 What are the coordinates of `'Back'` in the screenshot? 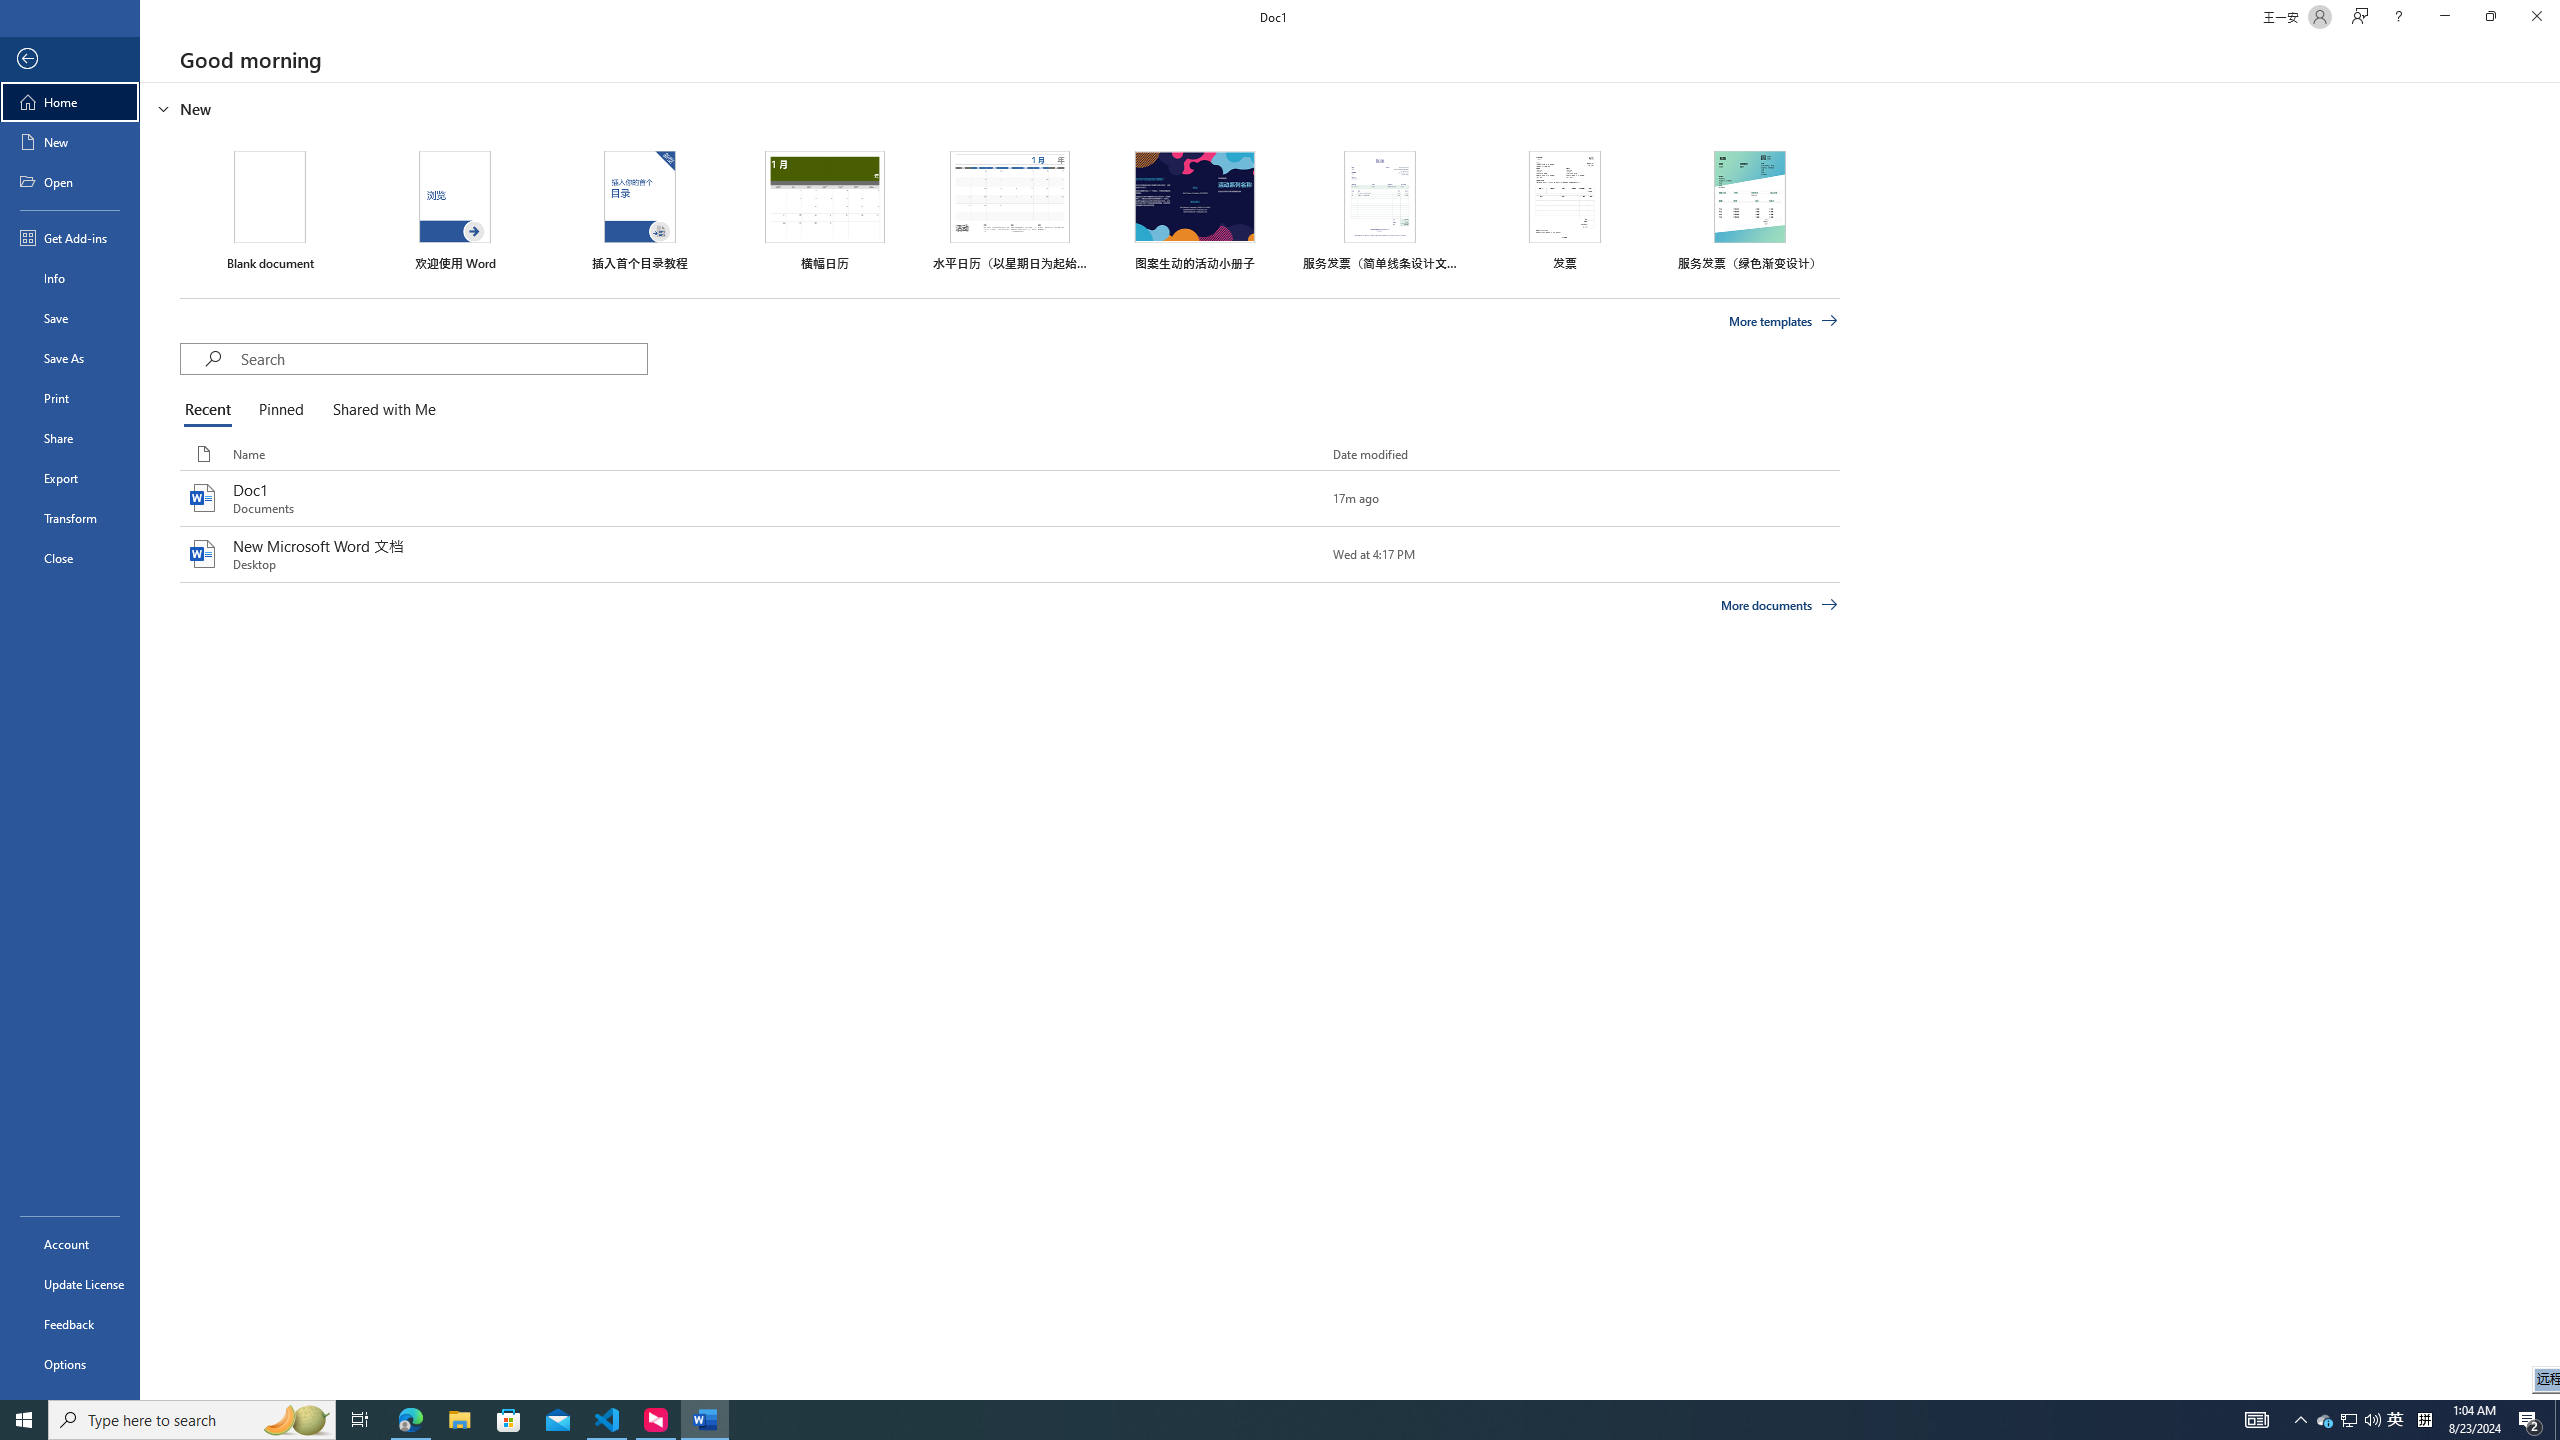 It's located at (69, 58).